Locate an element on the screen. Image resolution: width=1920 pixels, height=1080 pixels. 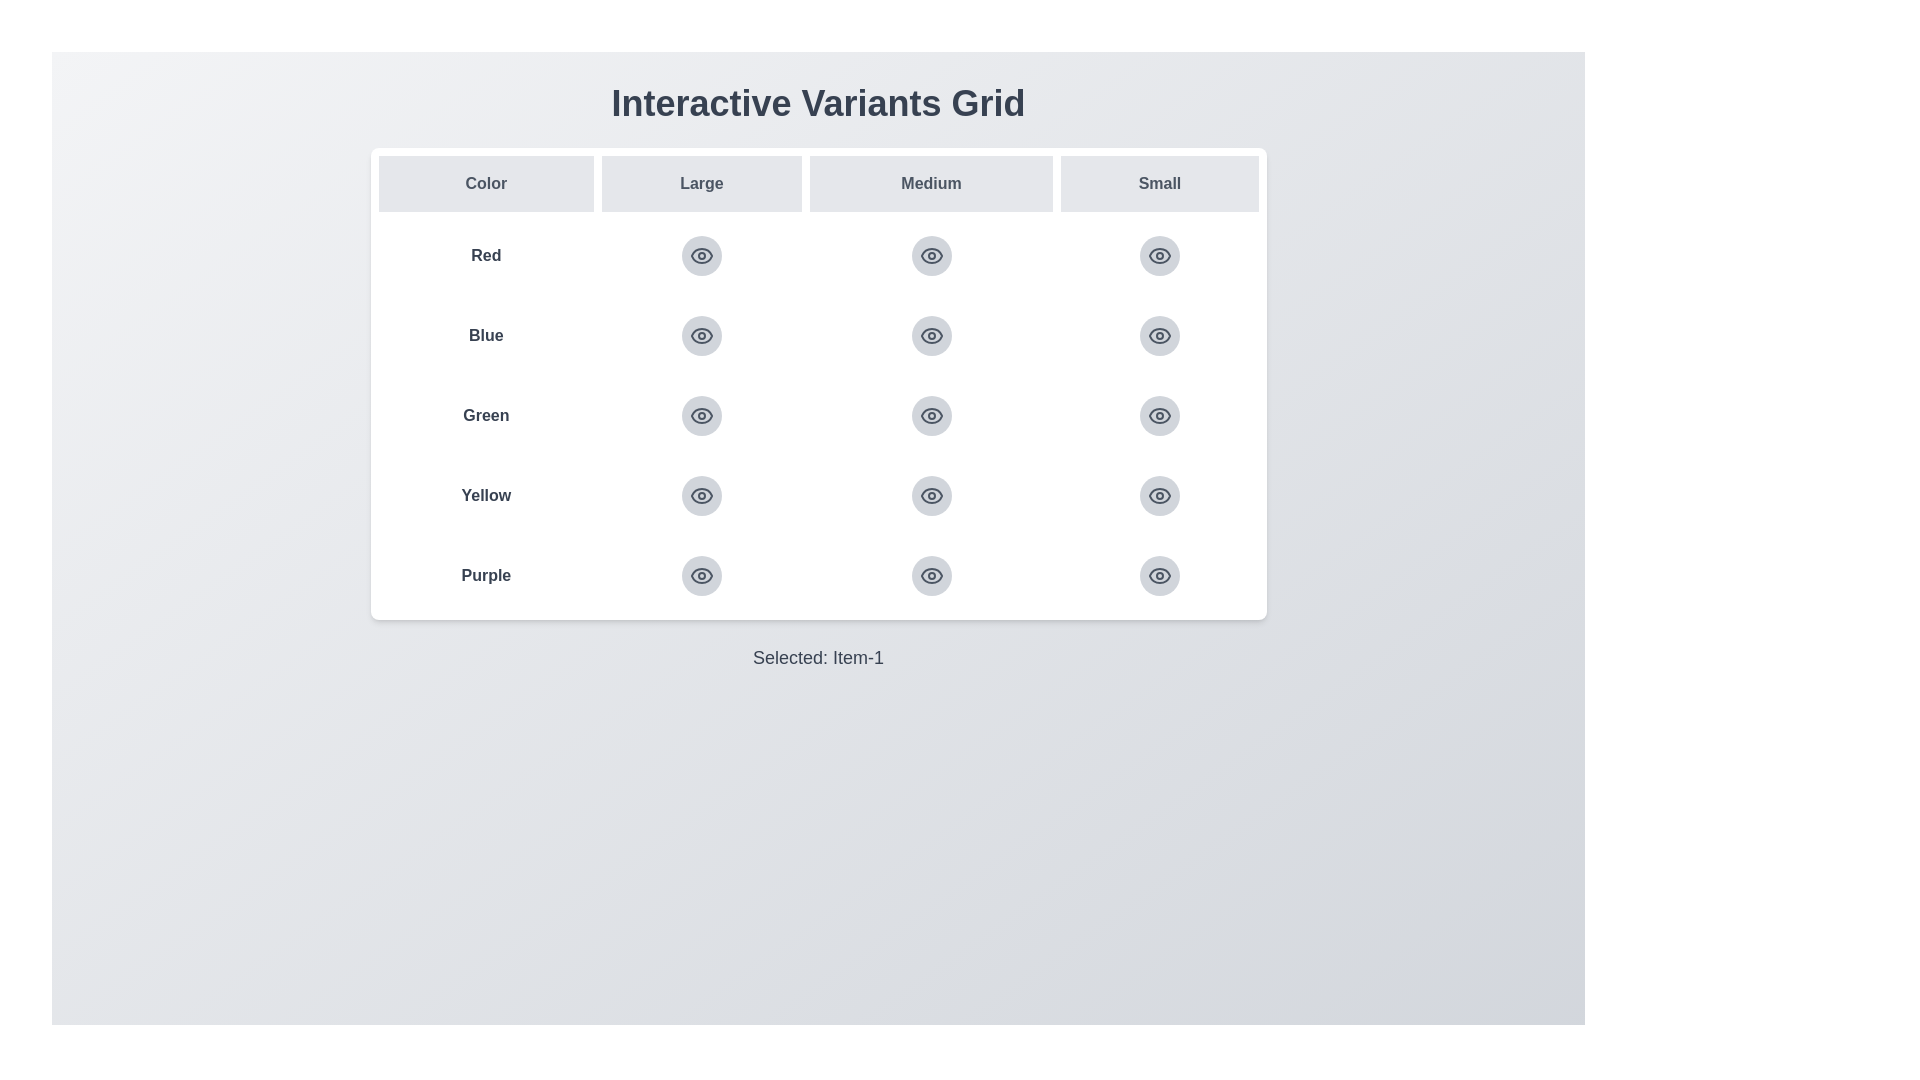
the Text Label that represents the green color, which is the third entry in the vertical list under the 'Color' column is located at coordinates (486, 415).